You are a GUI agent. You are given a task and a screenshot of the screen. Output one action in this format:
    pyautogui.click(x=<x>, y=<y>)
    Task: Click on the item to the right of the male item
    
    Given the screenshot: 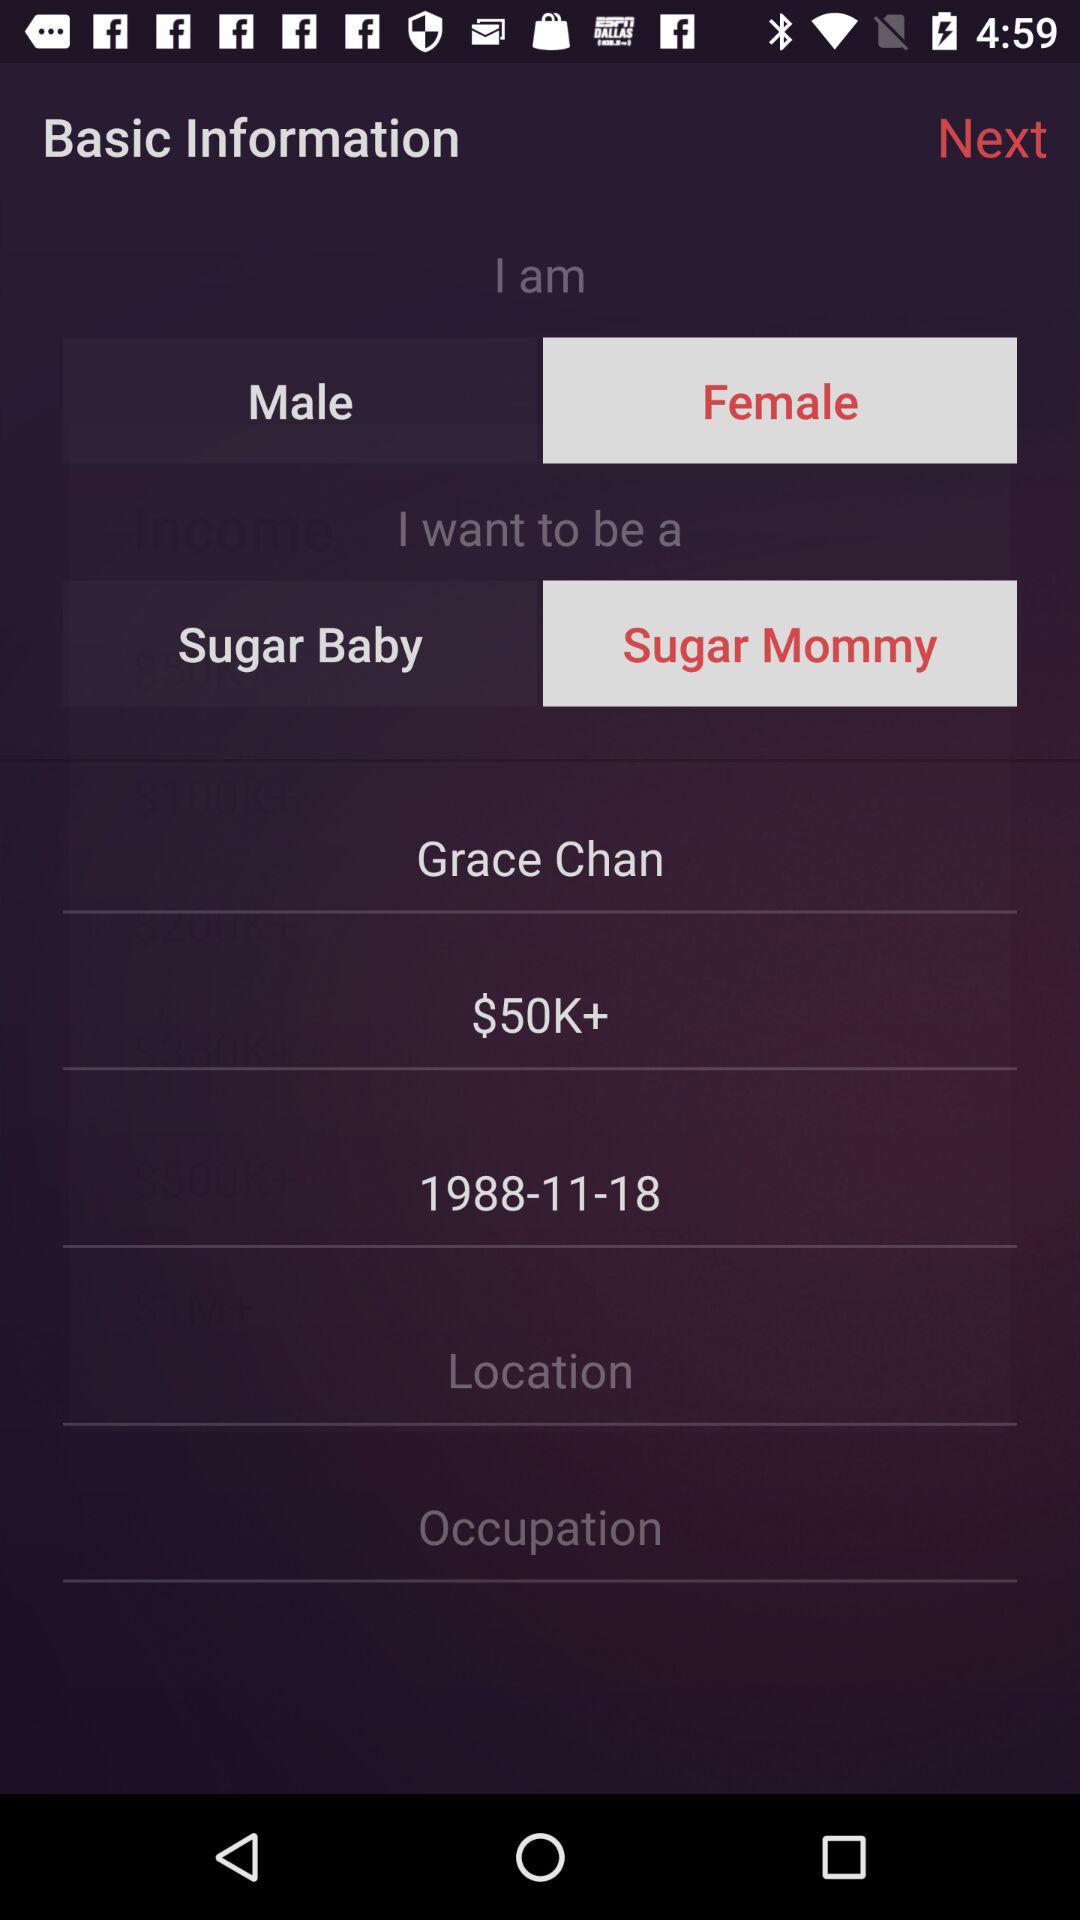 What is the action you would take?
    pyautogui.click(x=778, y=400)
    